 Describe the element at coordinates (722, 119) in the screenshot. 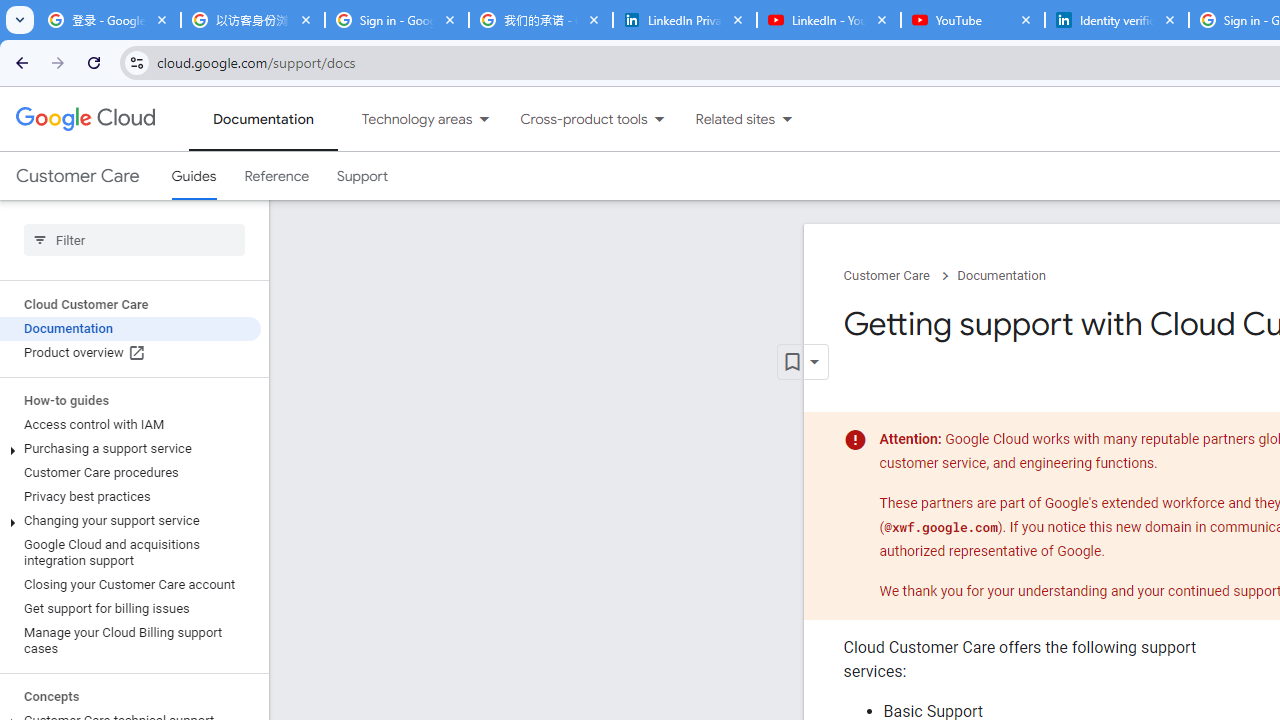

I see `'Related sites'` at that location.